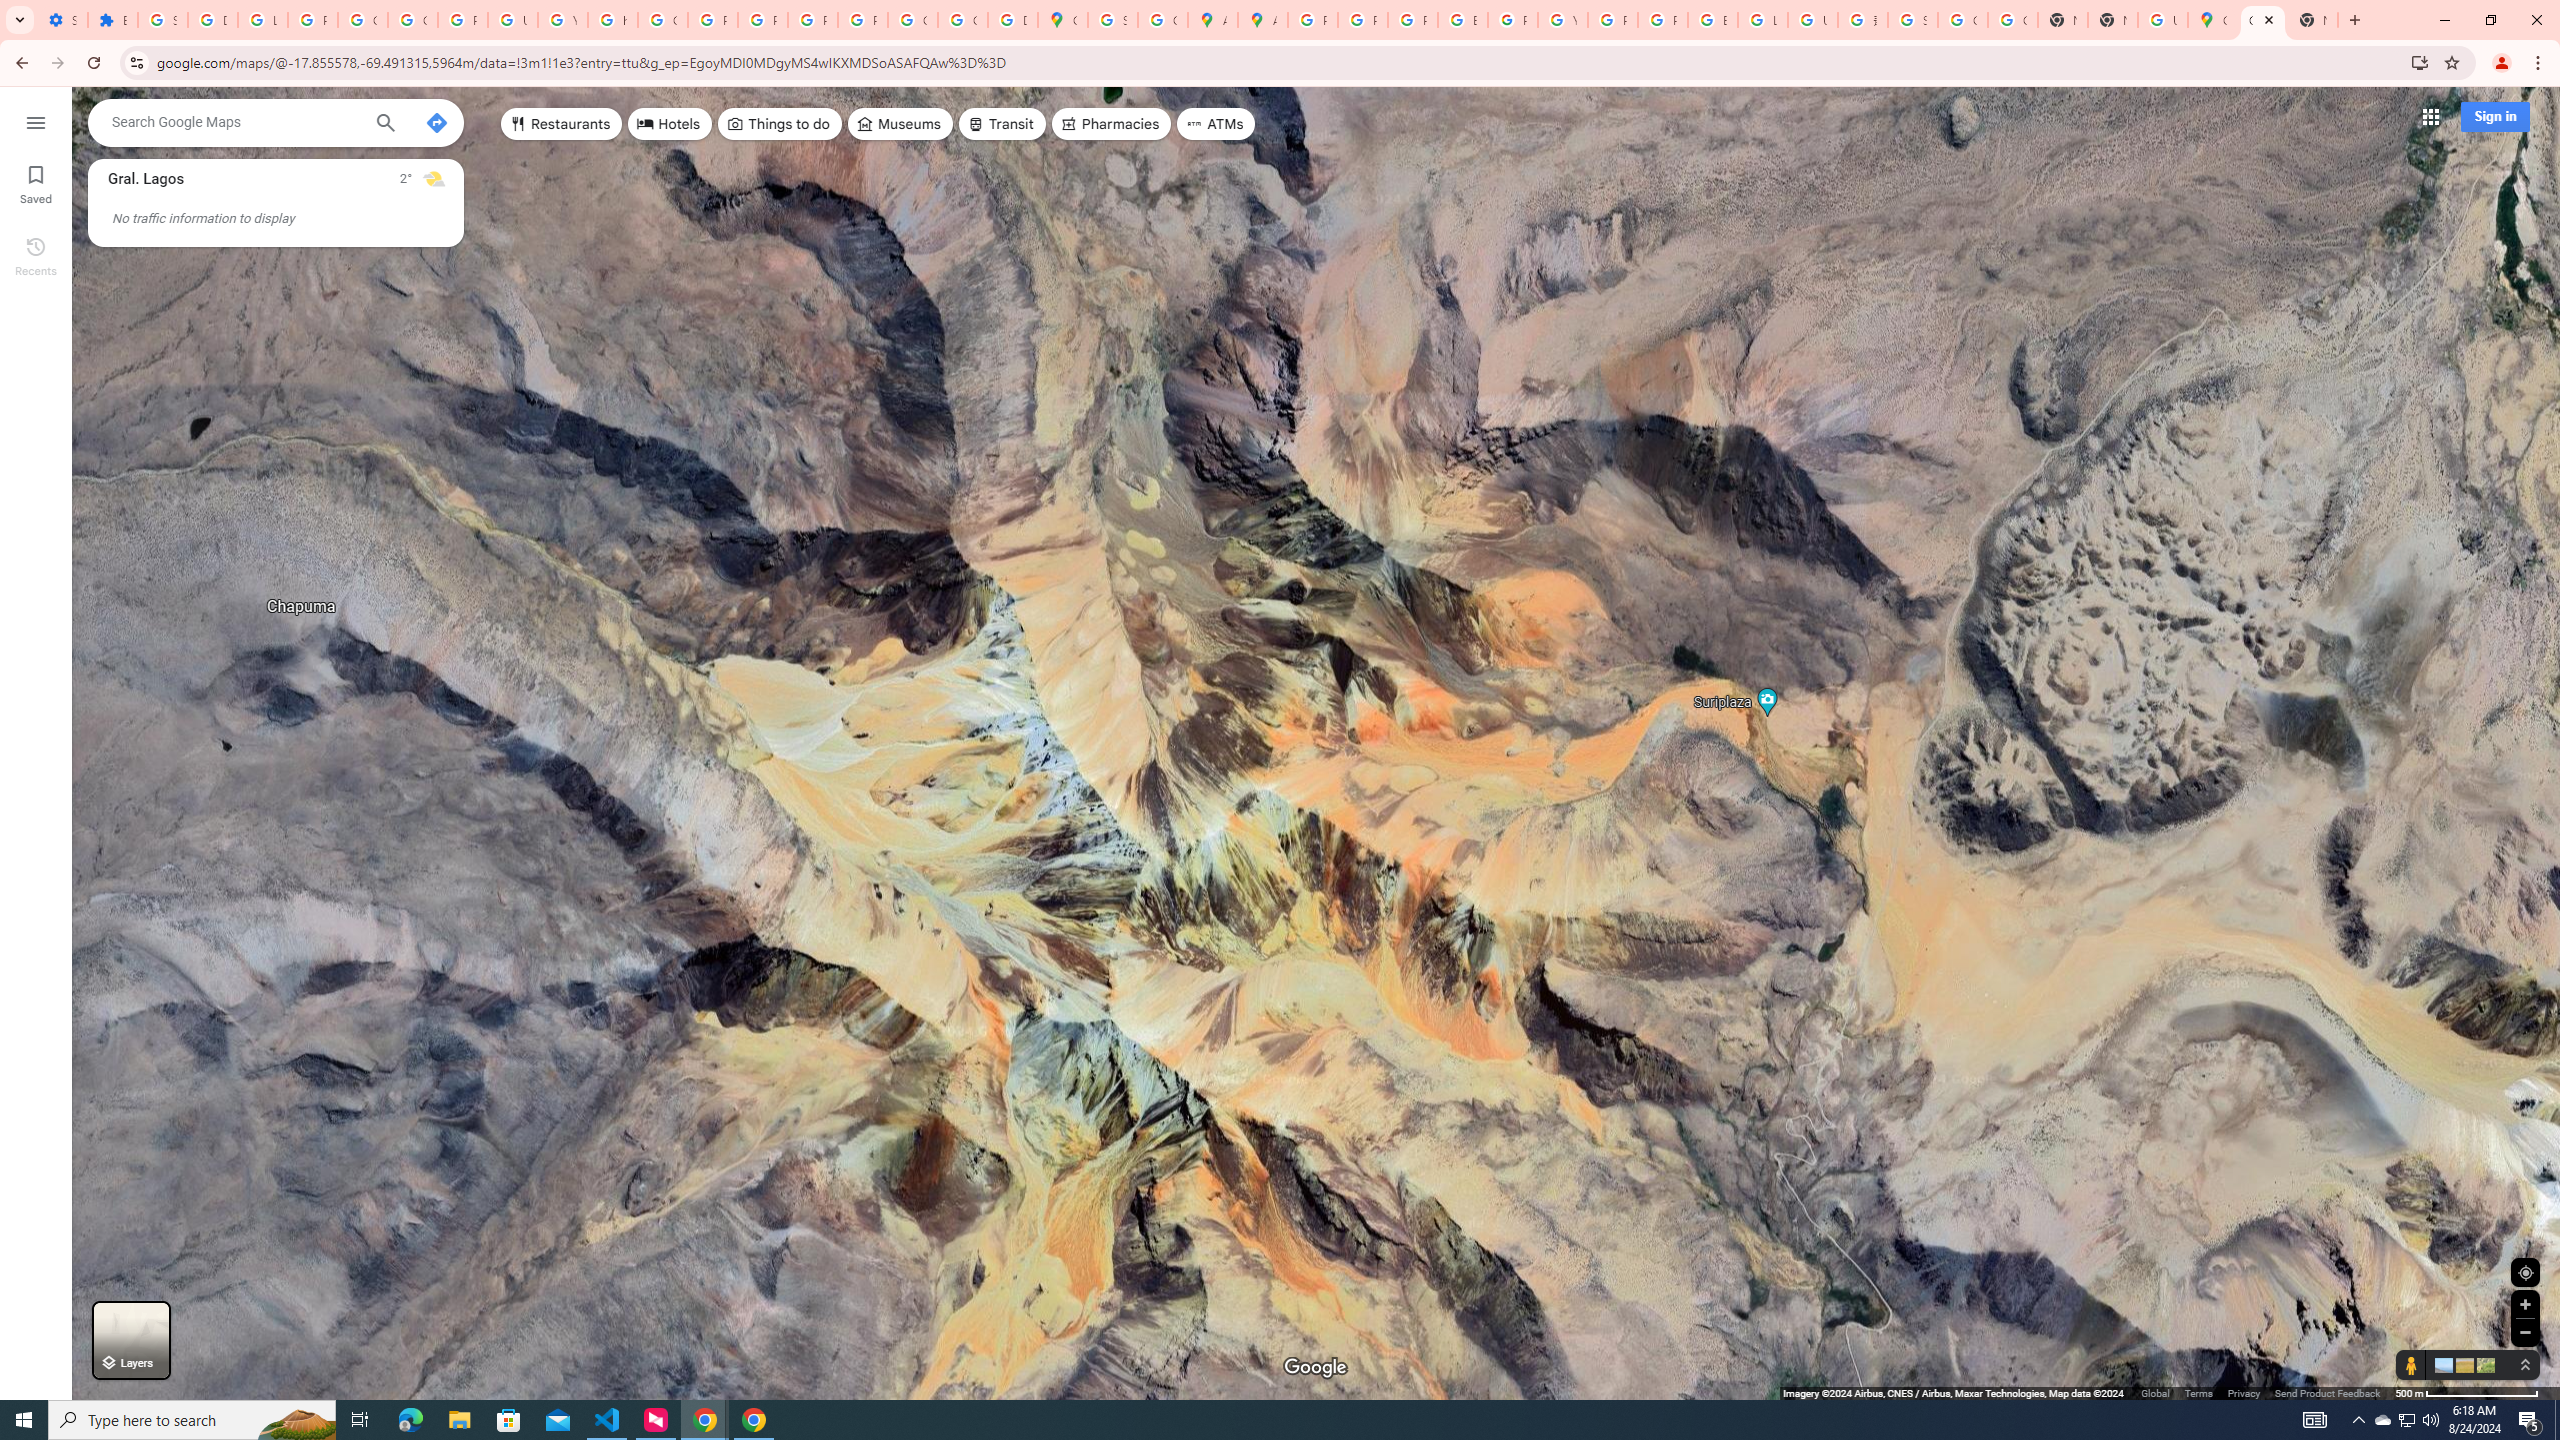 The height and width of the screenshot is (1440, 2560). Describe the element at coordinates (34, 254) in the screenshot. I see `'Recents'` at that location.